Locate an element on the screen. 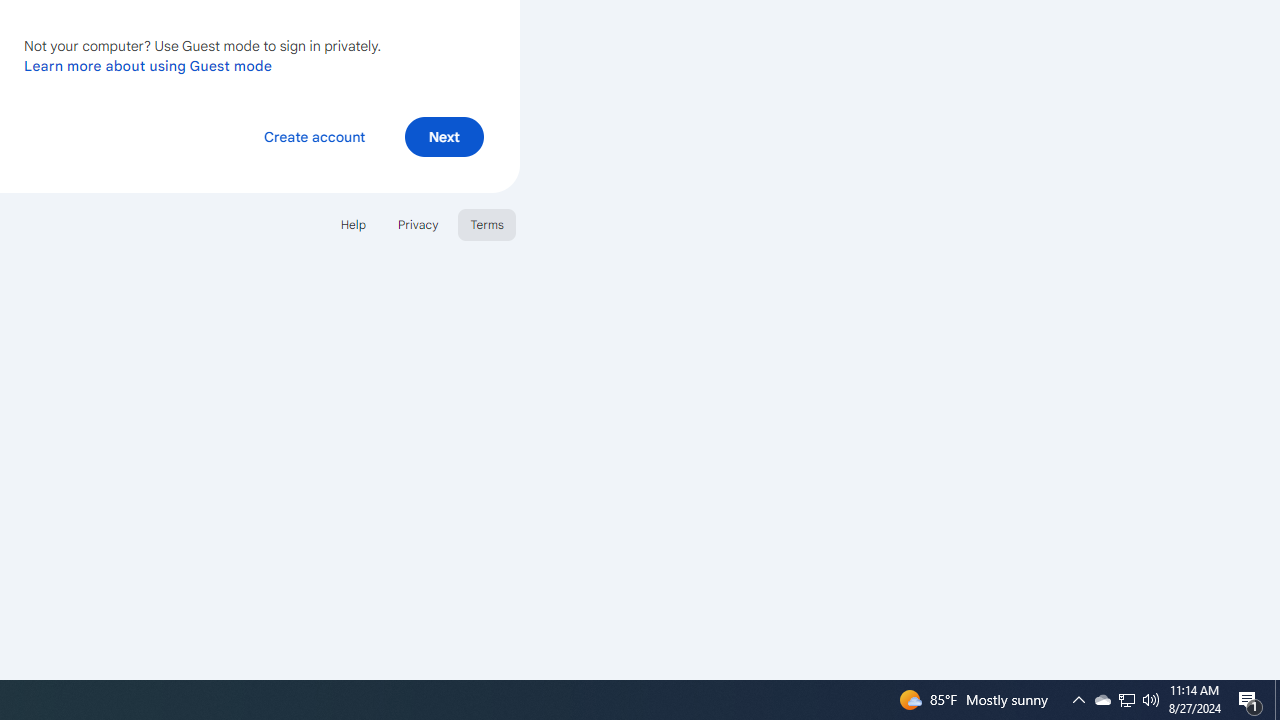 The image size is (1280, 720). 'Create account' is located at coordinates (313, 135).